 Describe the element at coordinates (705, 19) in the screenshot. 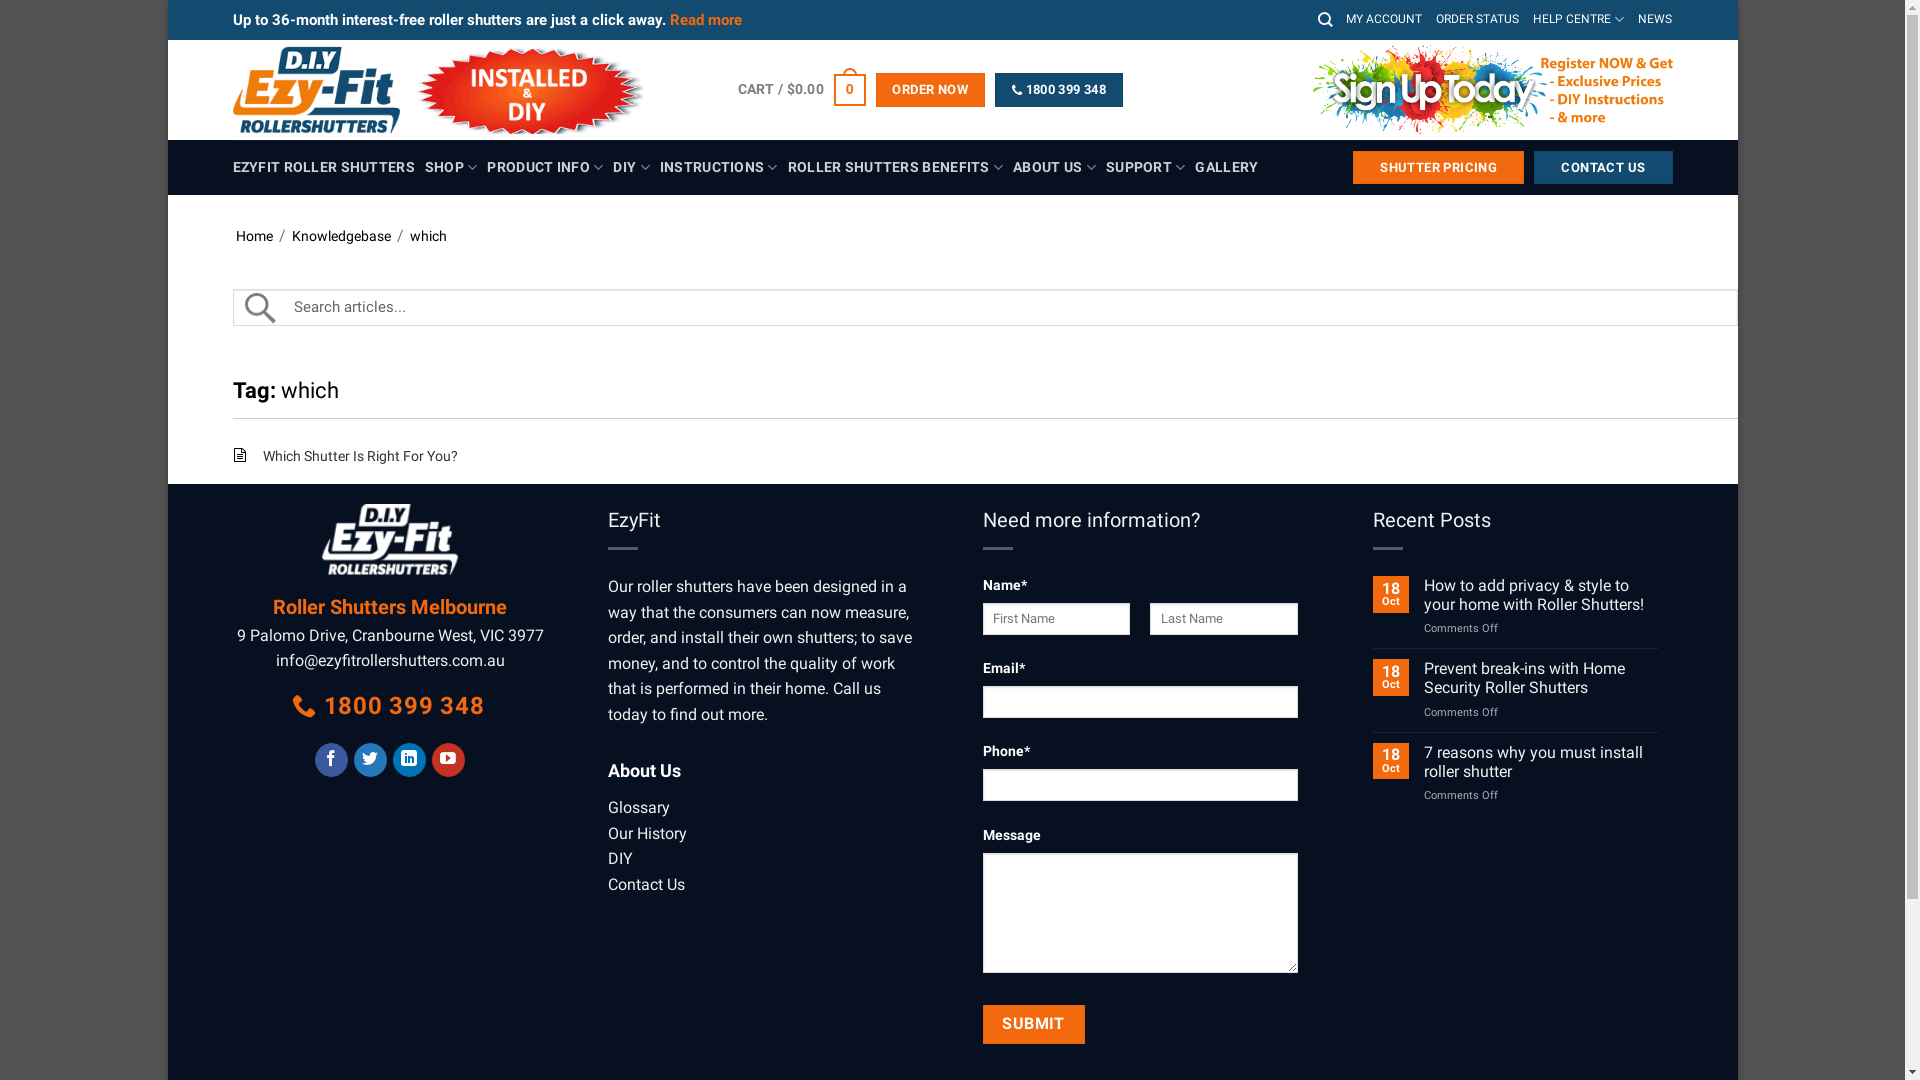

I see `'Read more'` at that location.